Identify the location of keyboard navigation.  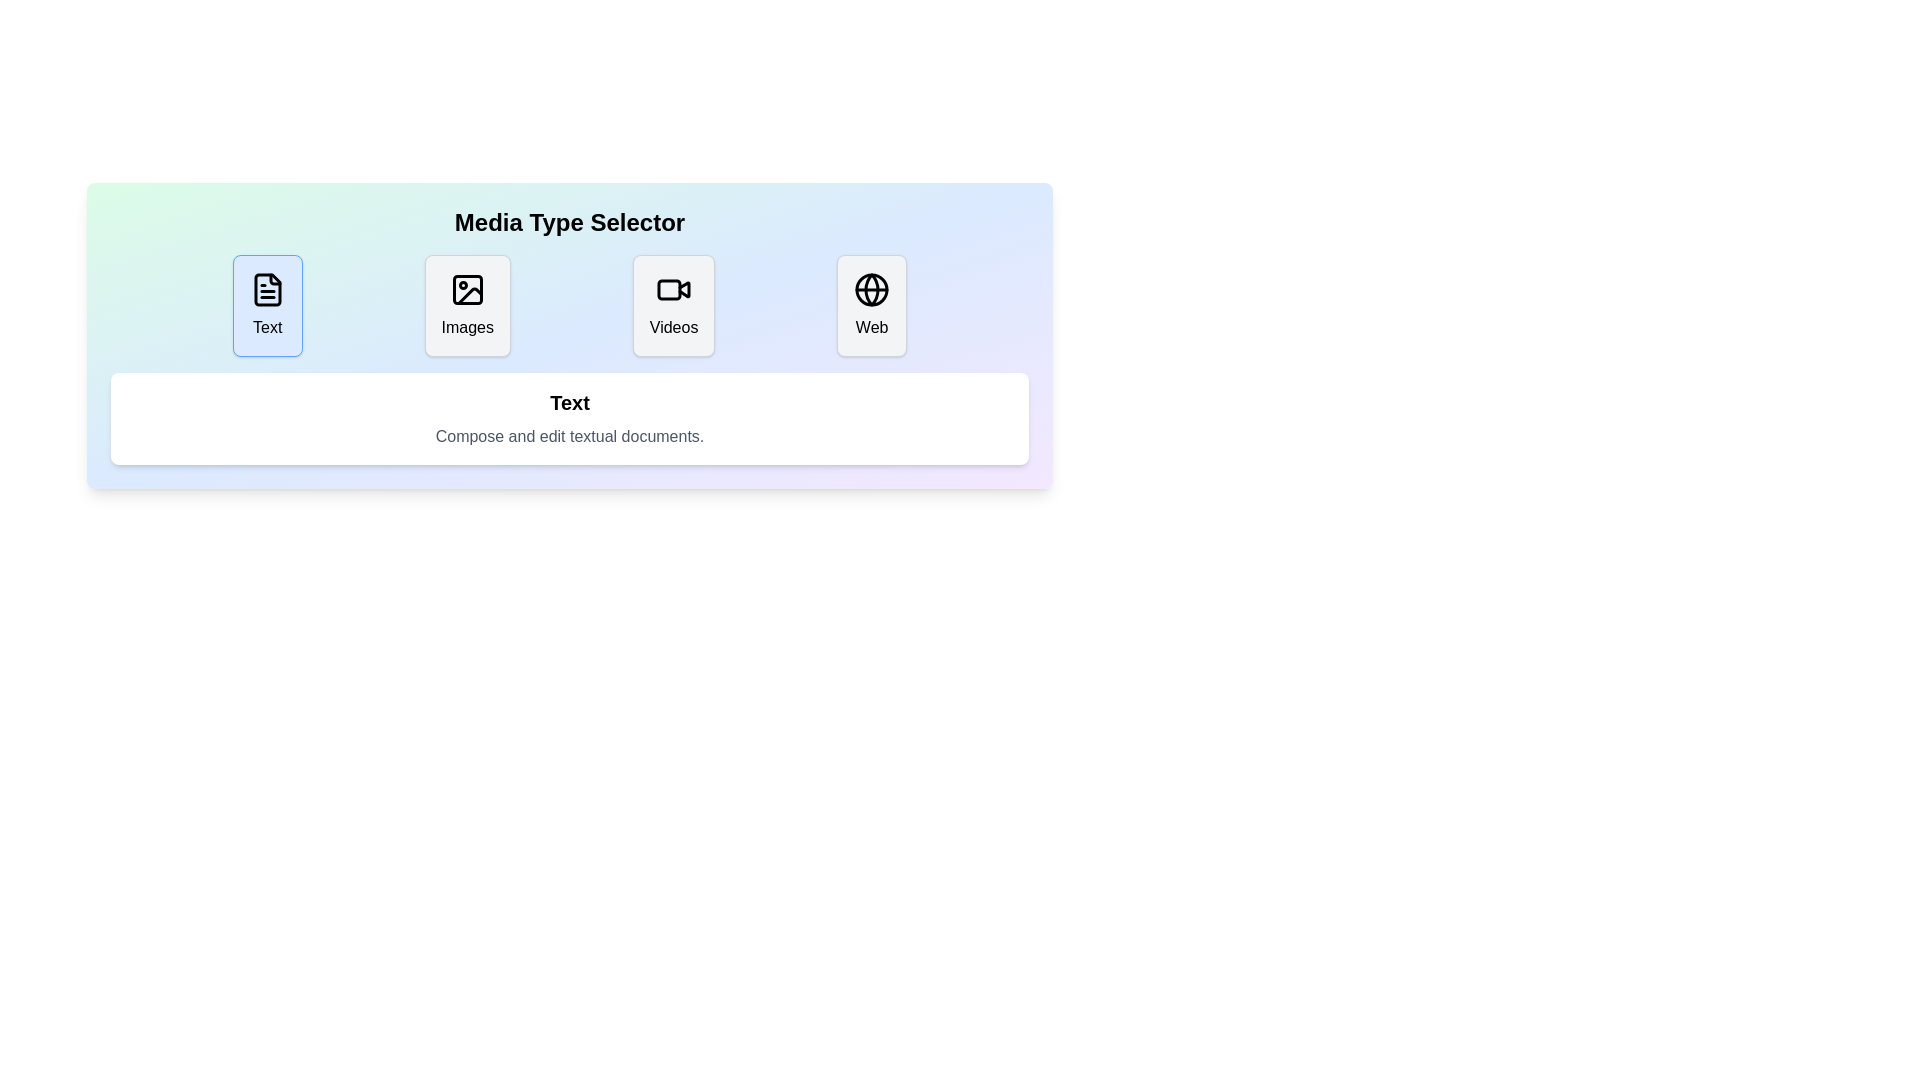
(466, 289).